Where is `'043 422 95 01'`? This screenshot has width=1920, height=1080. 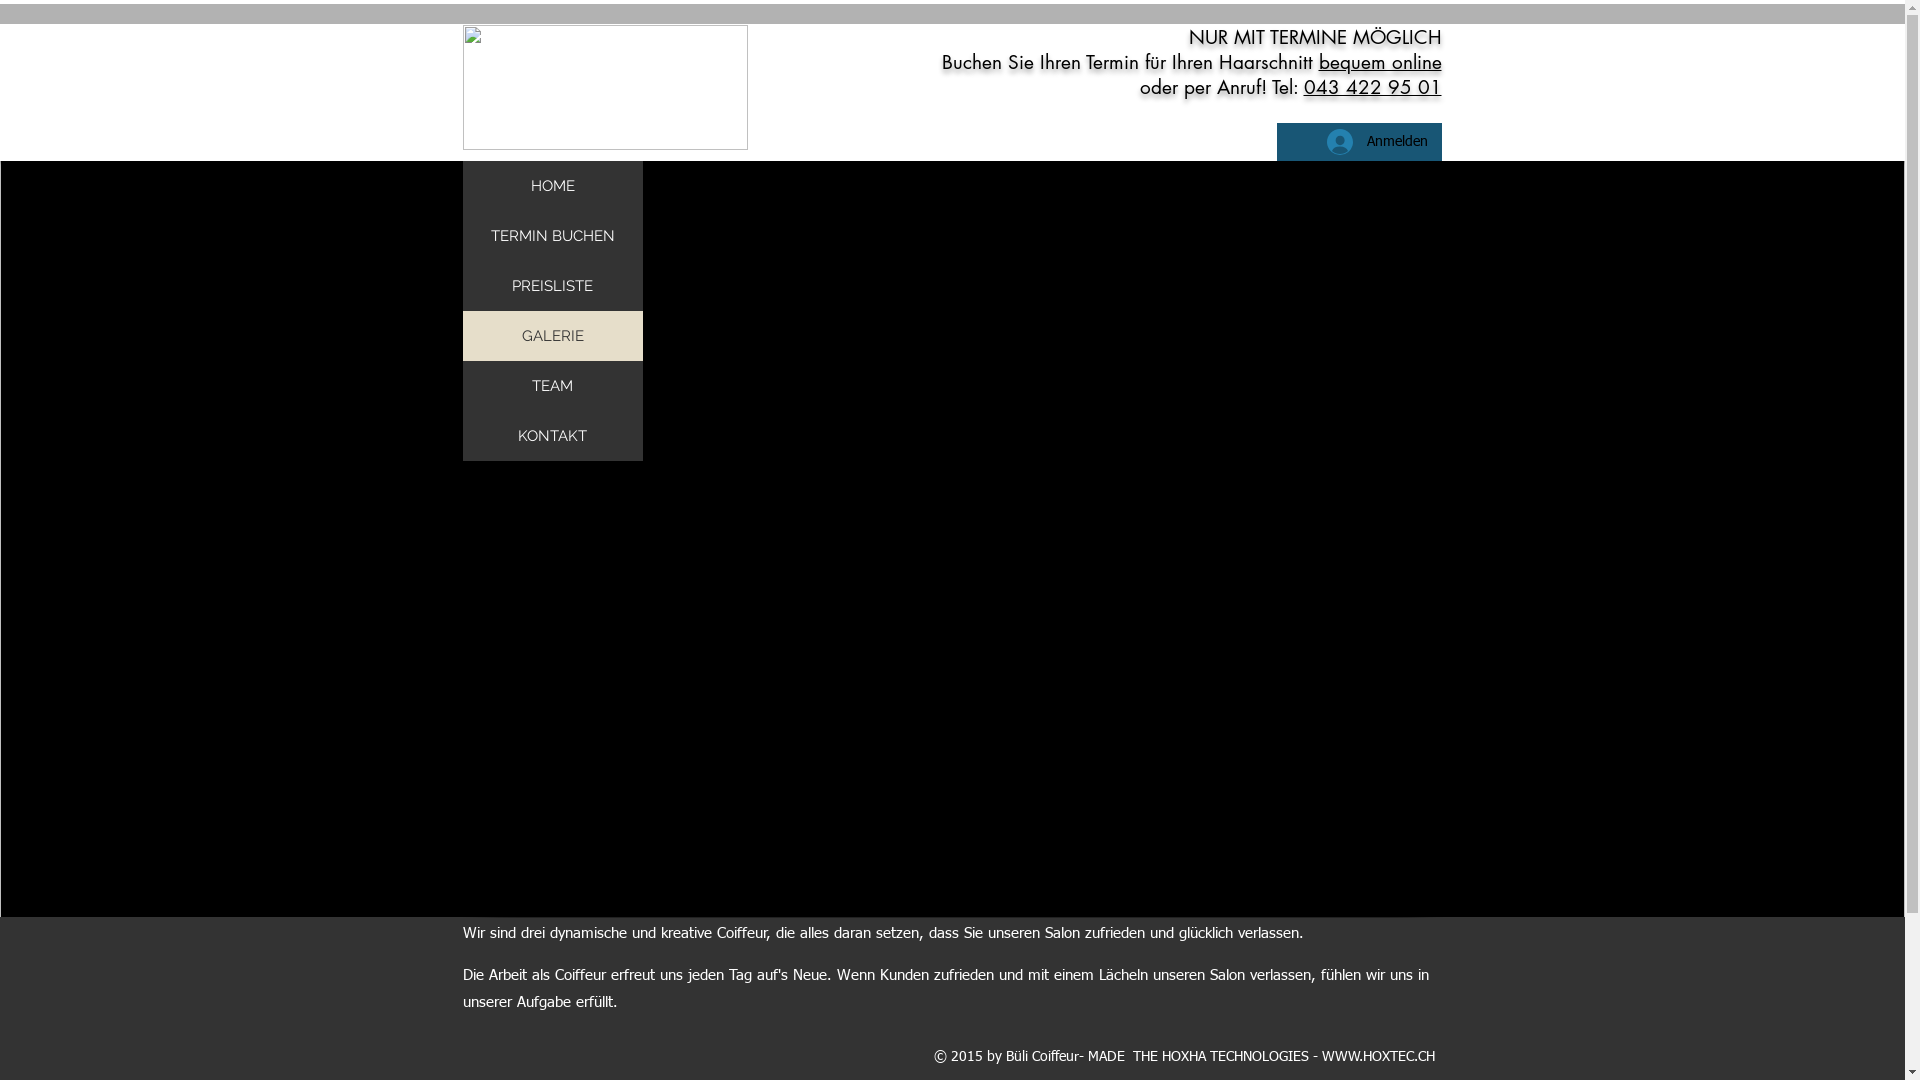
'043 422 95 01' is located at coordinates (1304, 86).